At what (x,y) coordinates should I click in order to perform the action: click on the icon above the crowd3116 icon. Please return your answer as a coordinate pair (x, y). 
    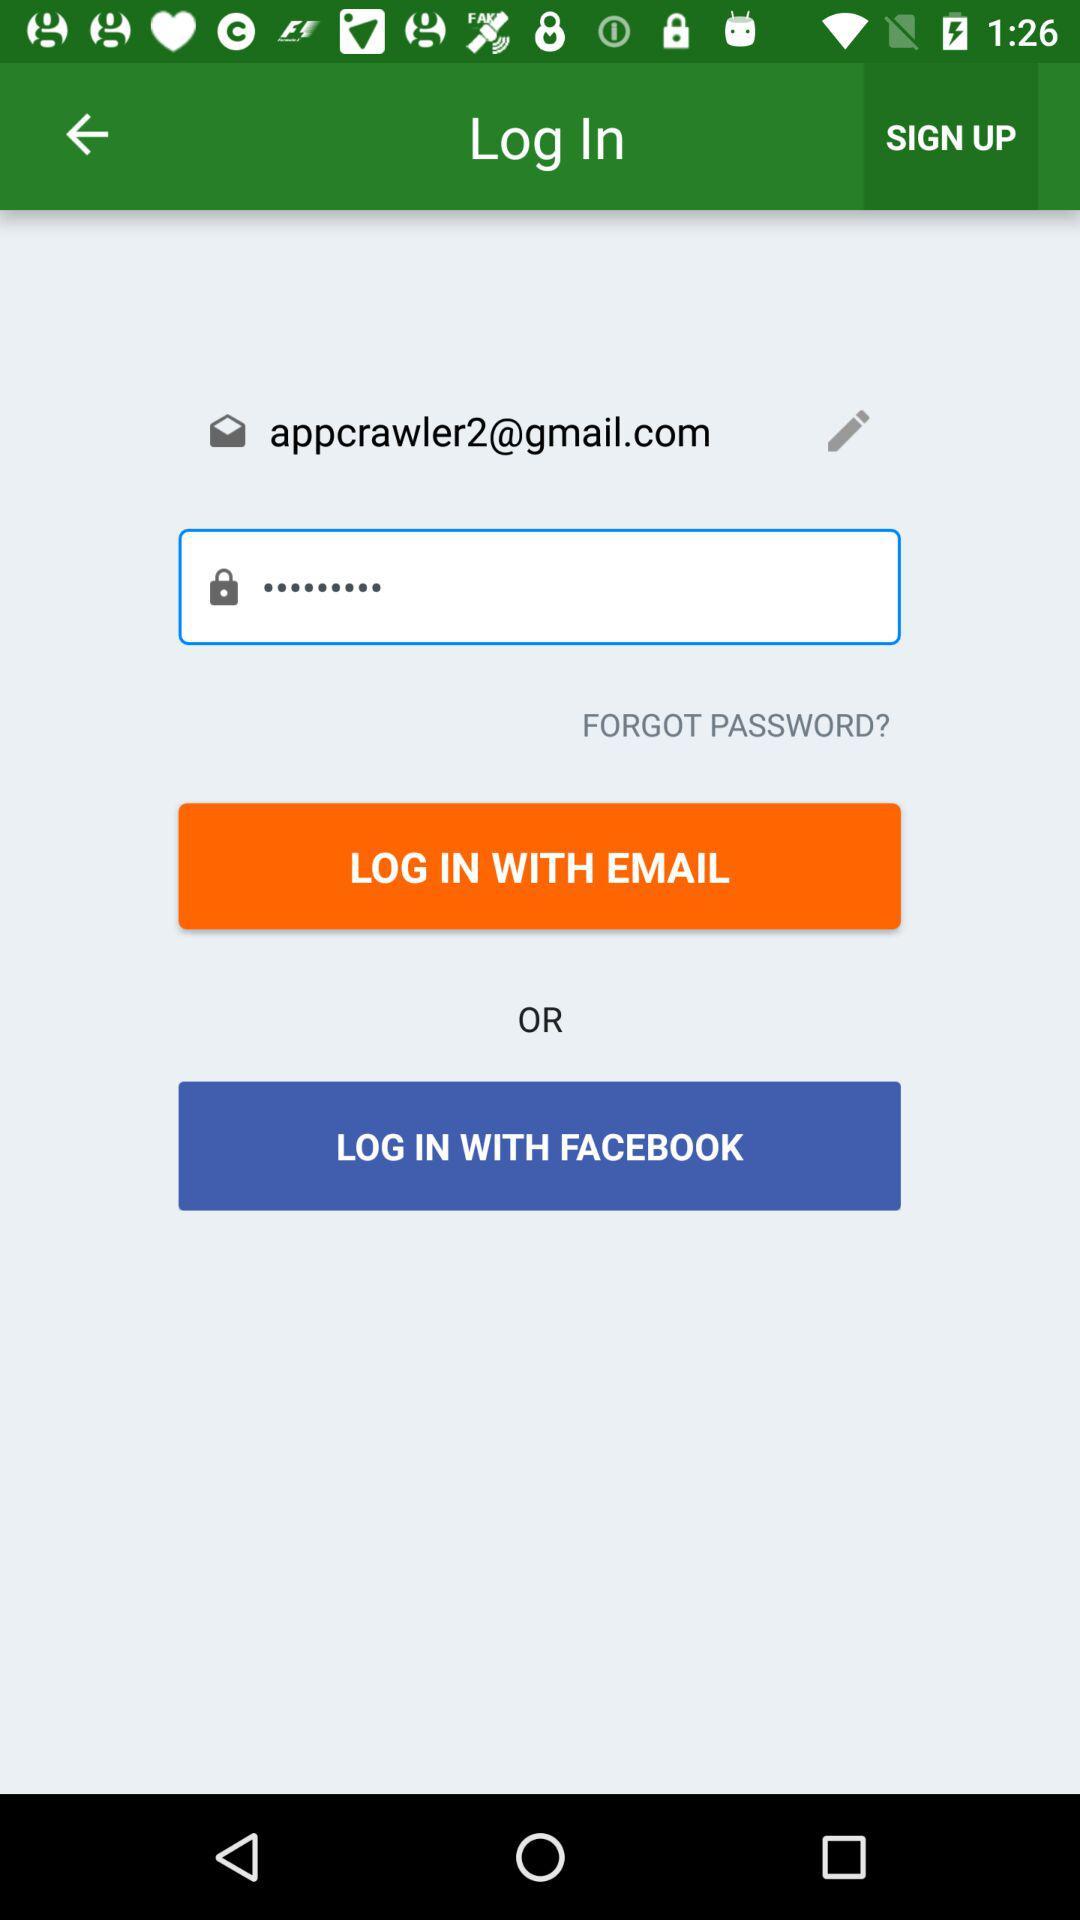
    Looking at the image, I should click on (538, 429).